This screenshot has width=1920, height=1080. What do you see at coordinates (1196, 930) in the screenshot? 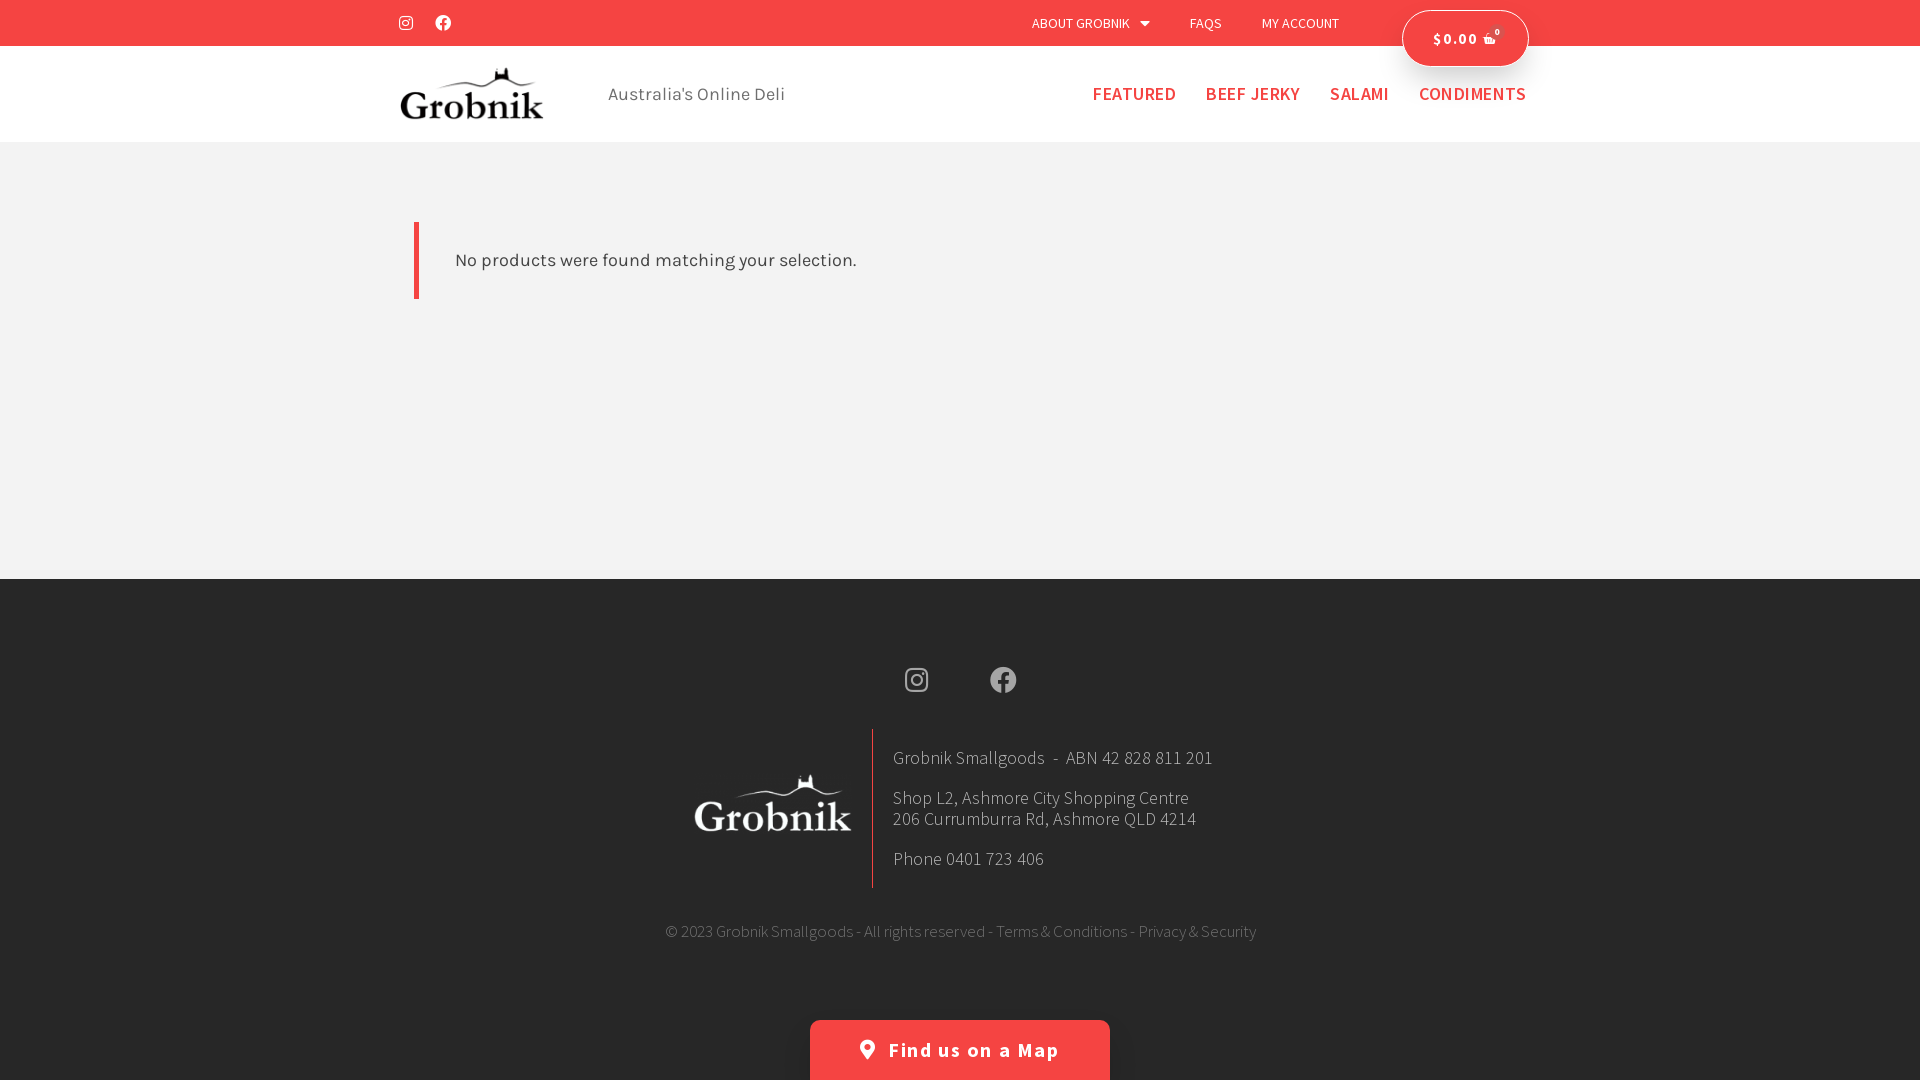
I see `'Privacy & Security'` at bounding box center [1196, 930].